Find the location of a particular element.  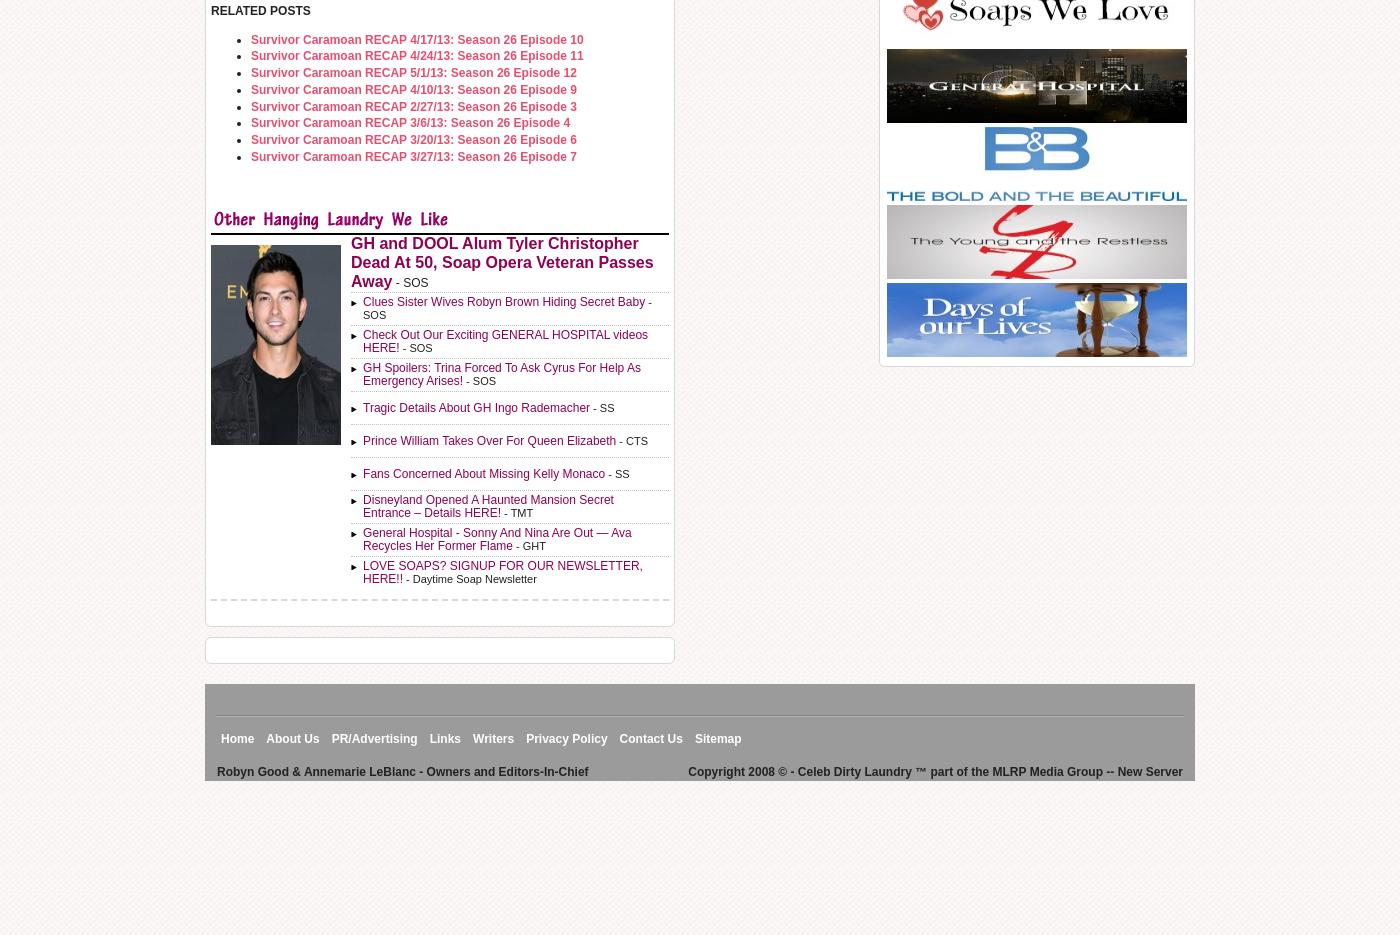

'Contact Us' is located at coordinates (618, 739).